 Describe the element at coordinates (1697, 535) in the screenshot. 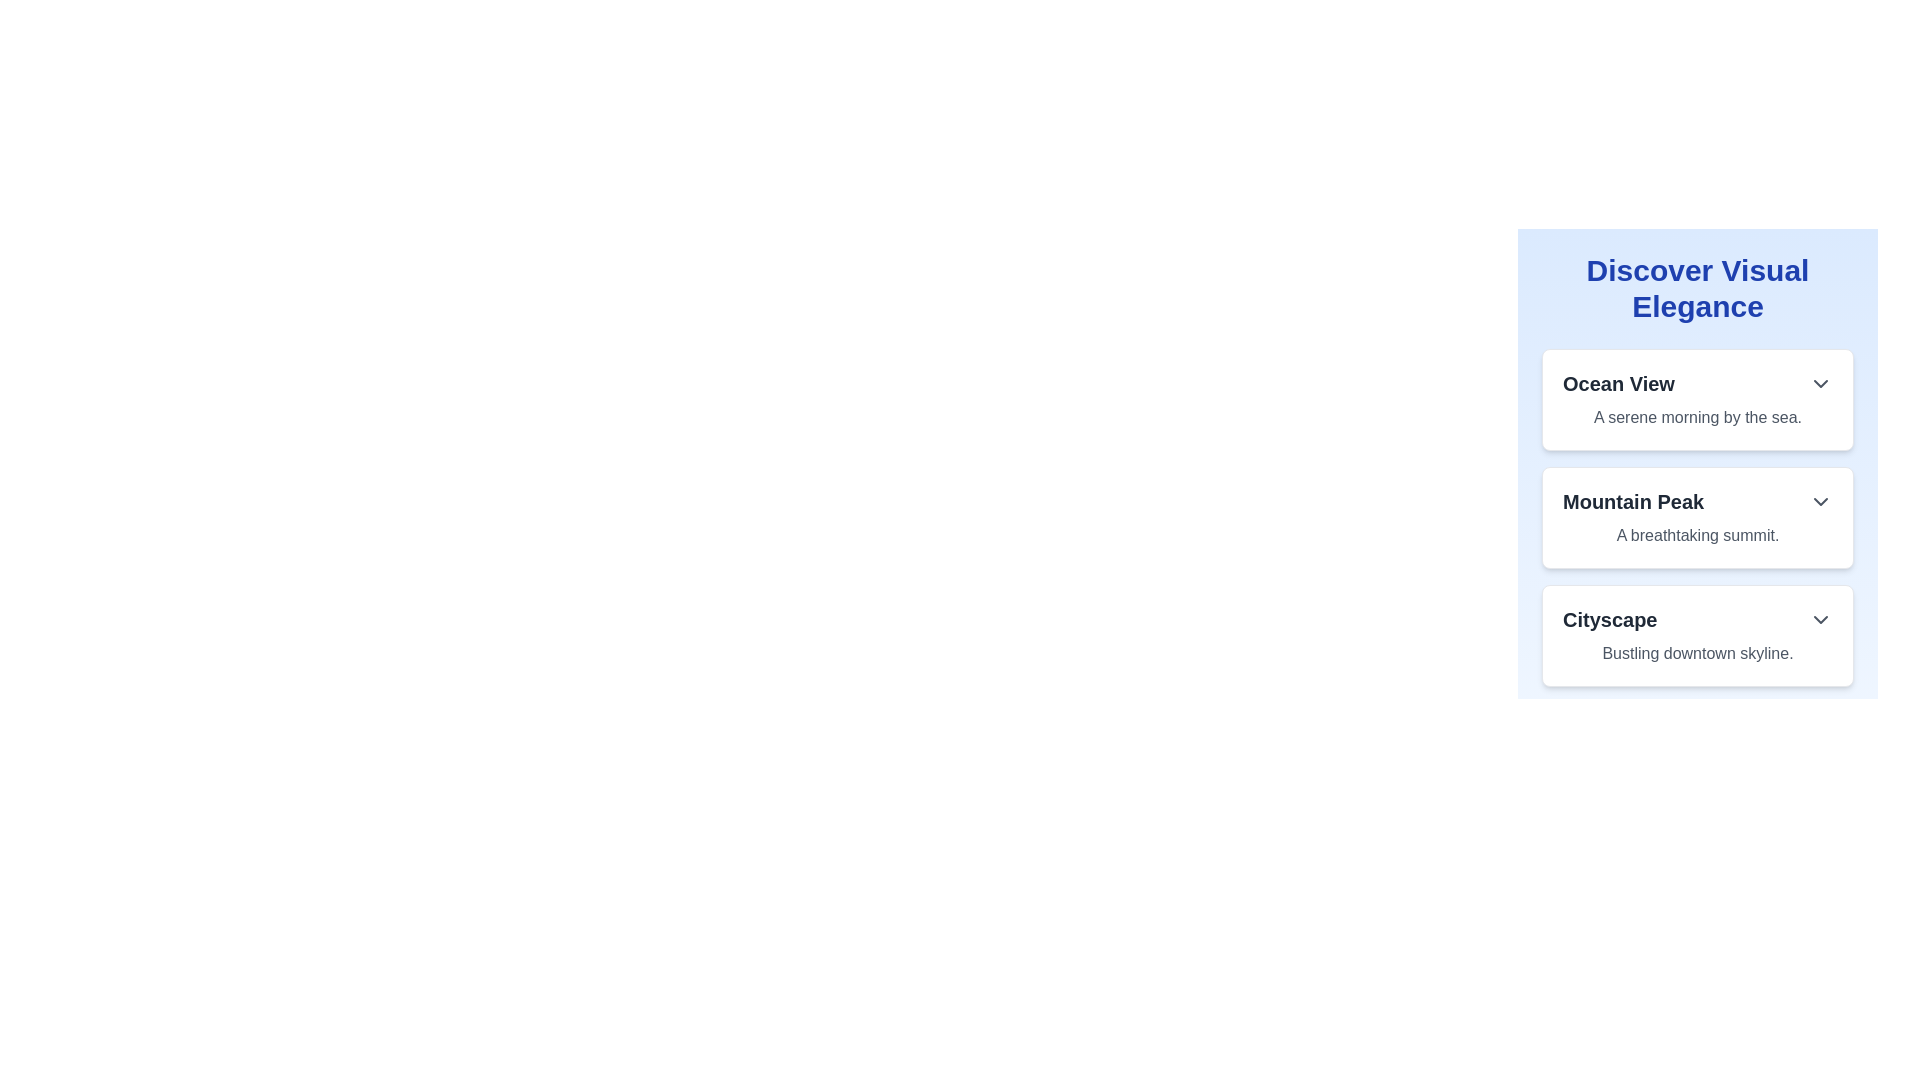

I see `the text element reading 'A breathtaking summit.' which is styled in a lighter shade of gray and located beneath the heading 'Mountain Peak' within a card` at that location.